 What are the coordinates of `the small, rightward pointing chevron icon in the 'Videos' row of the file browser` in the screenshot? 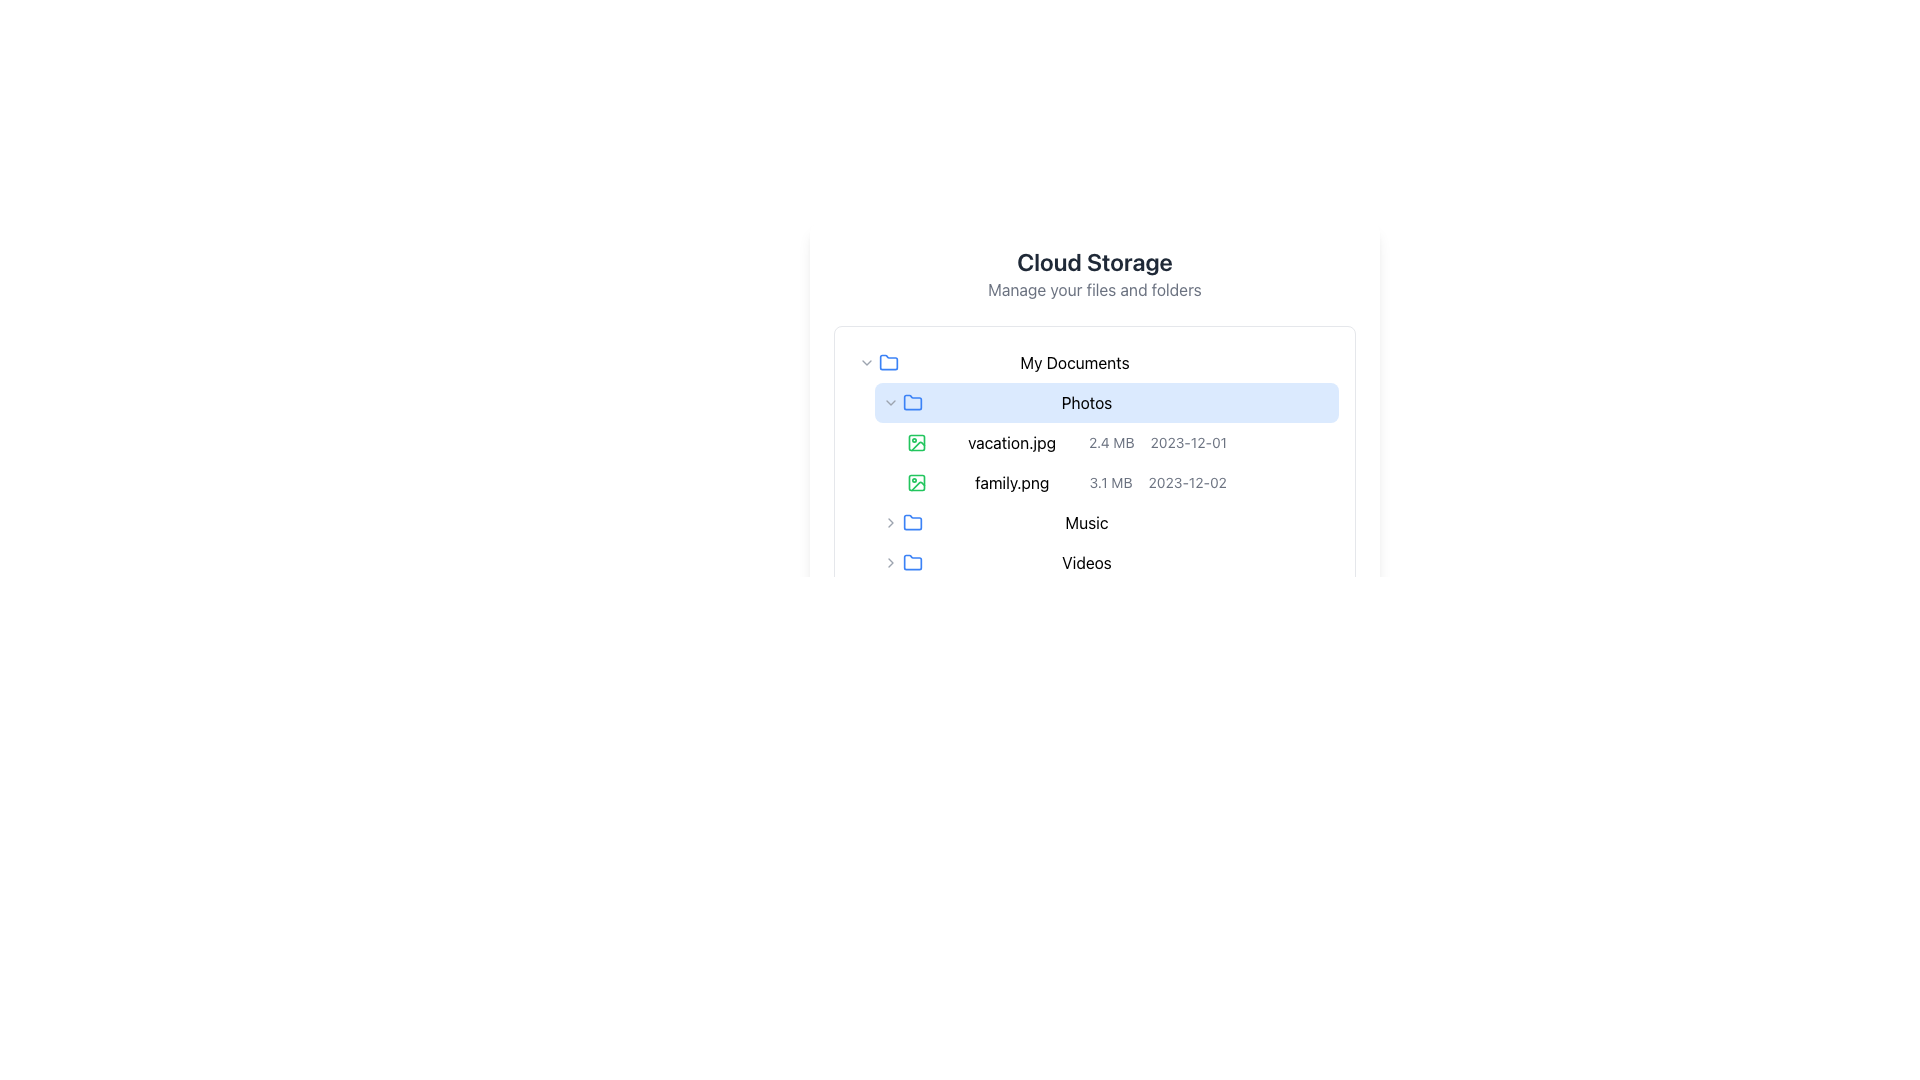 It's located at (890, 563).